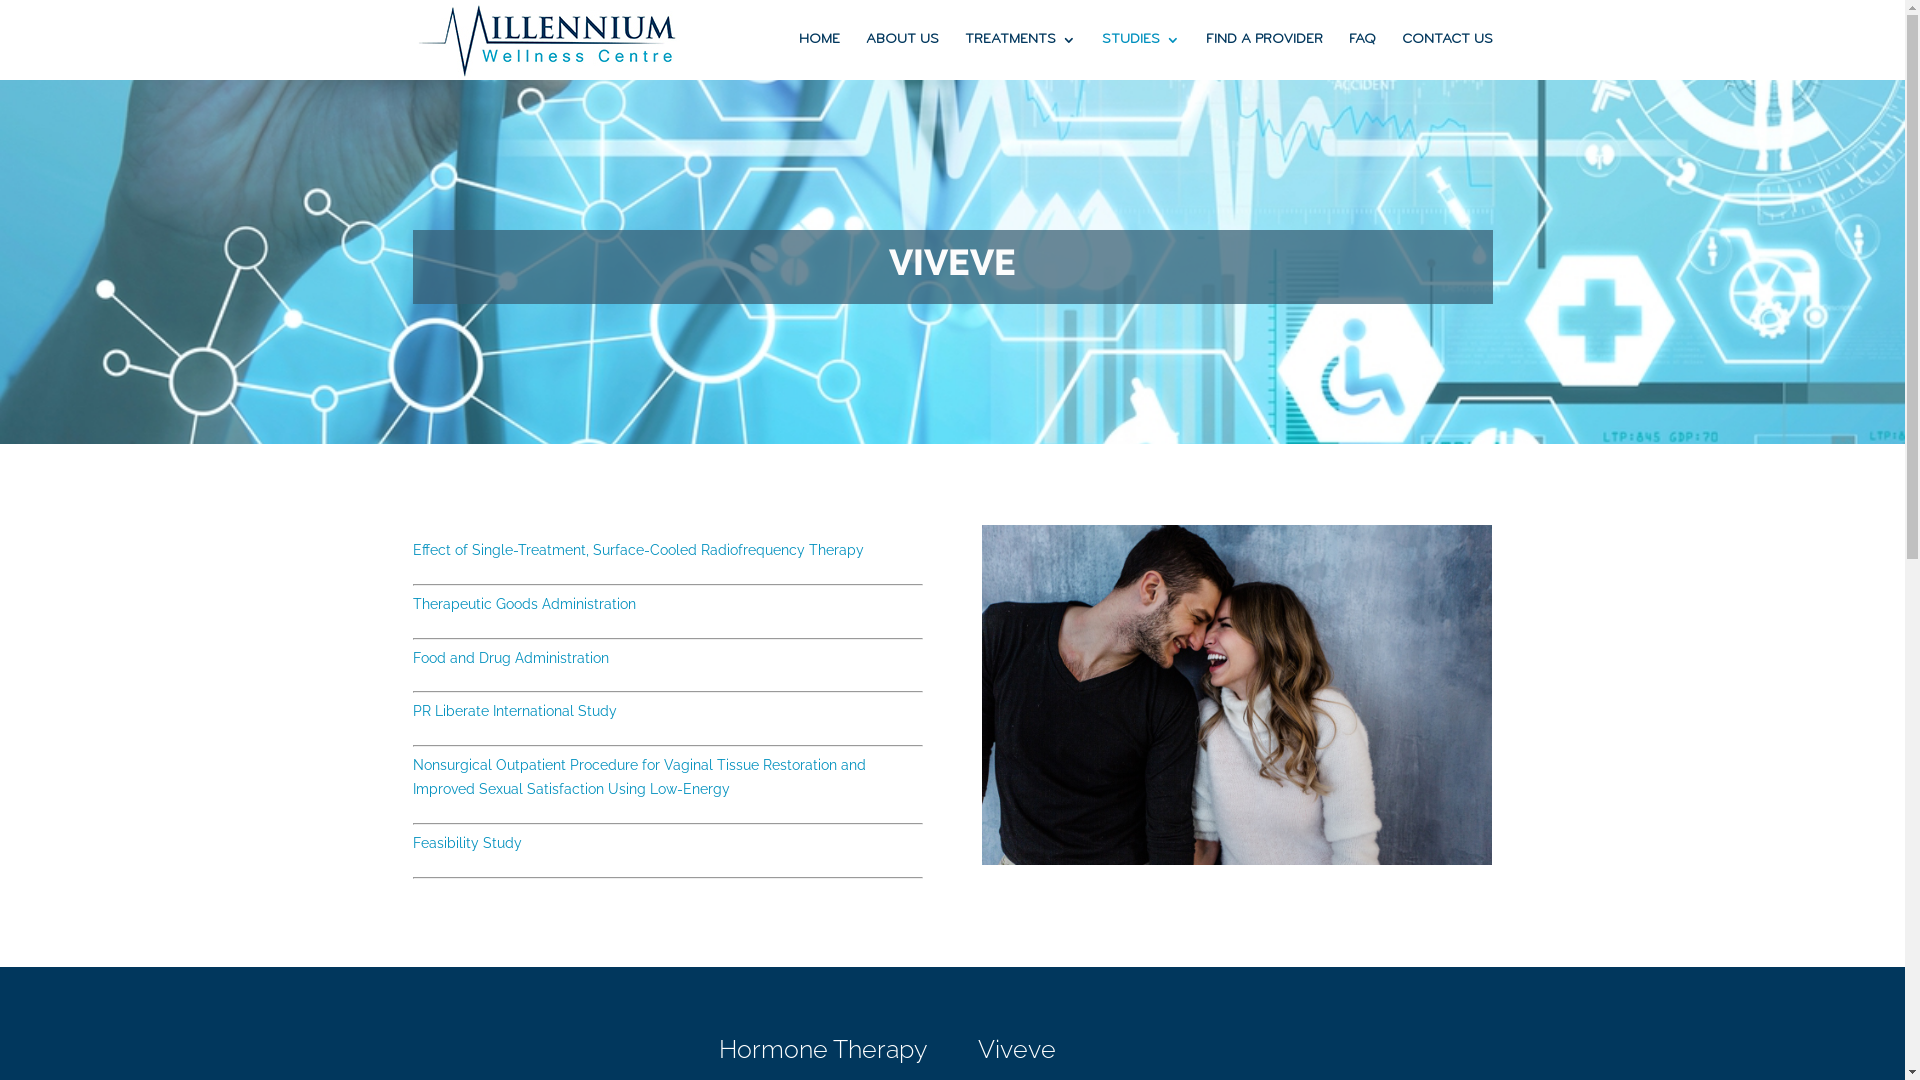 This screenshot has height=1080, width=1920. Describe the element at coordinates (1016, 1048) in the screenshot. I see `'Viveve'` at that location.